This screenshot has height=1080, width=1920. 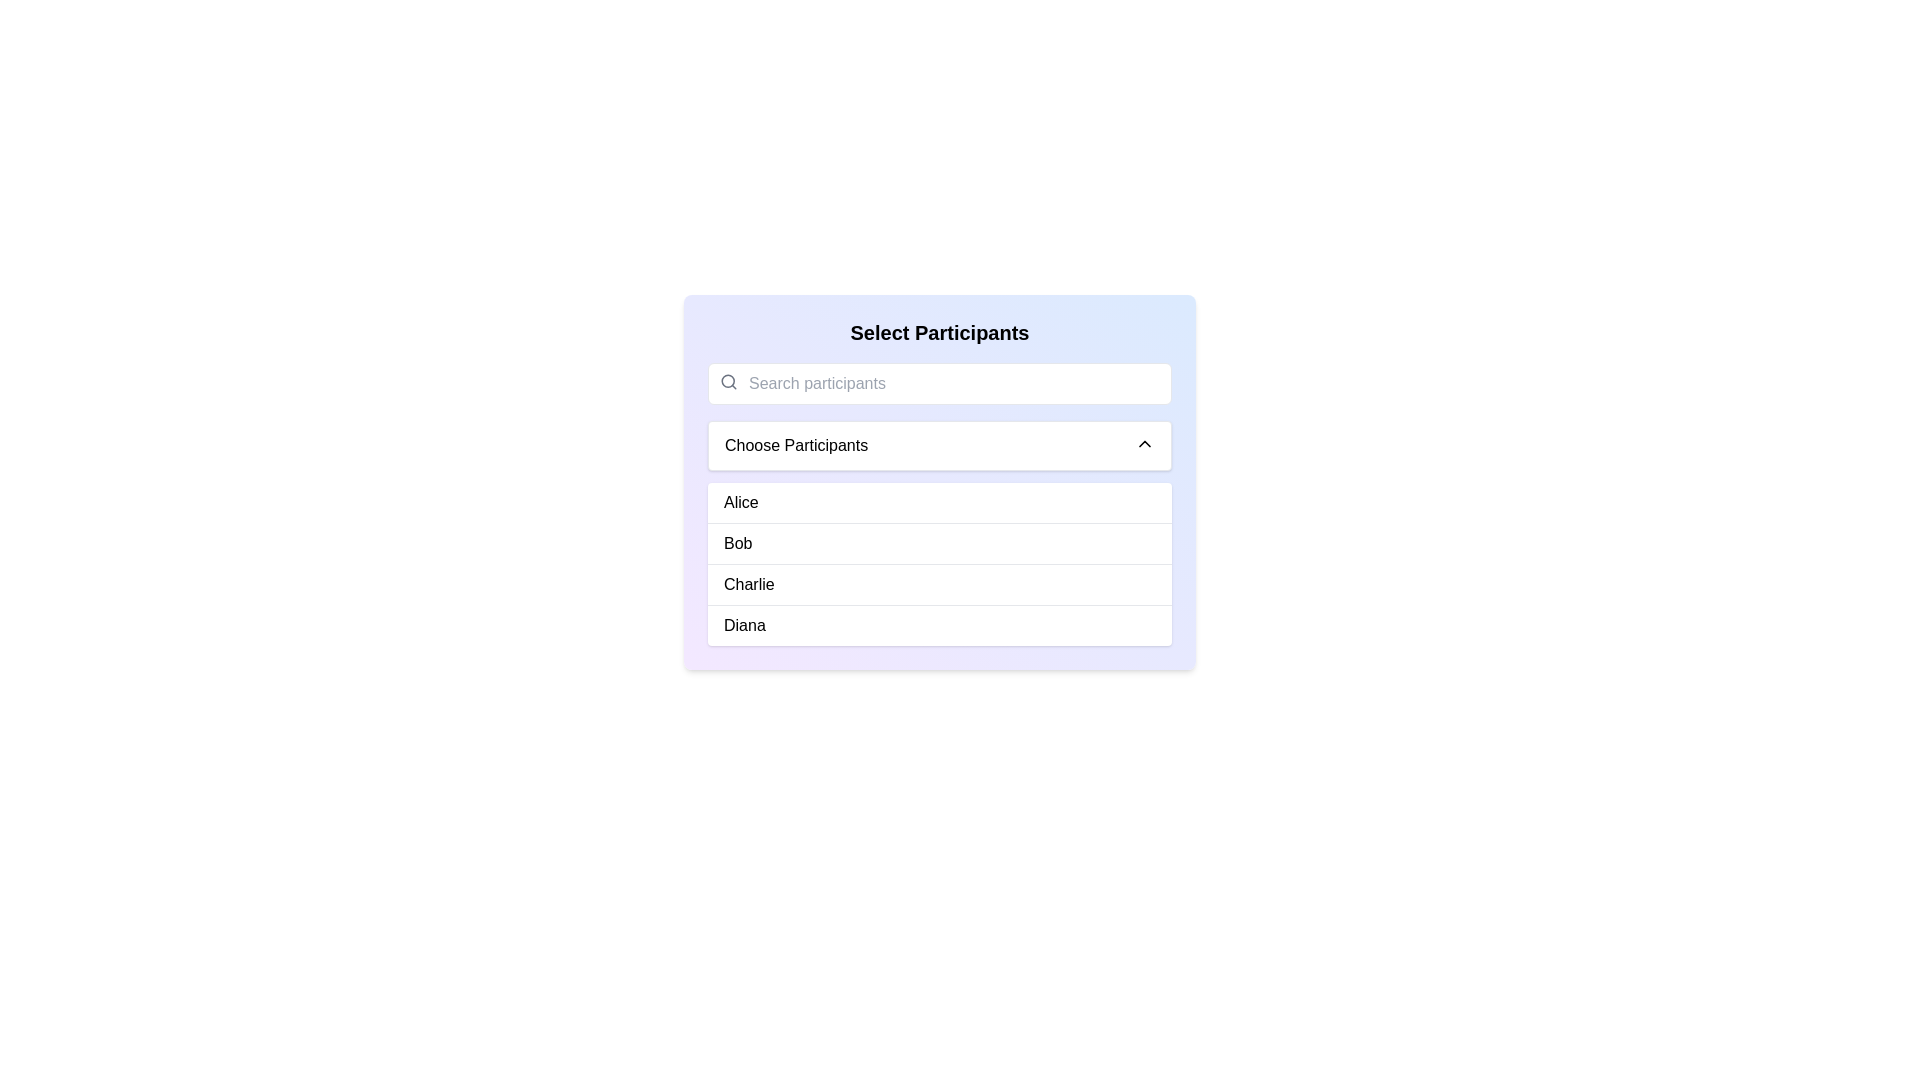 I want to click on the first selectable list entry beneath the 'Choose Participants' dropdown, so click(x=939, y=501).